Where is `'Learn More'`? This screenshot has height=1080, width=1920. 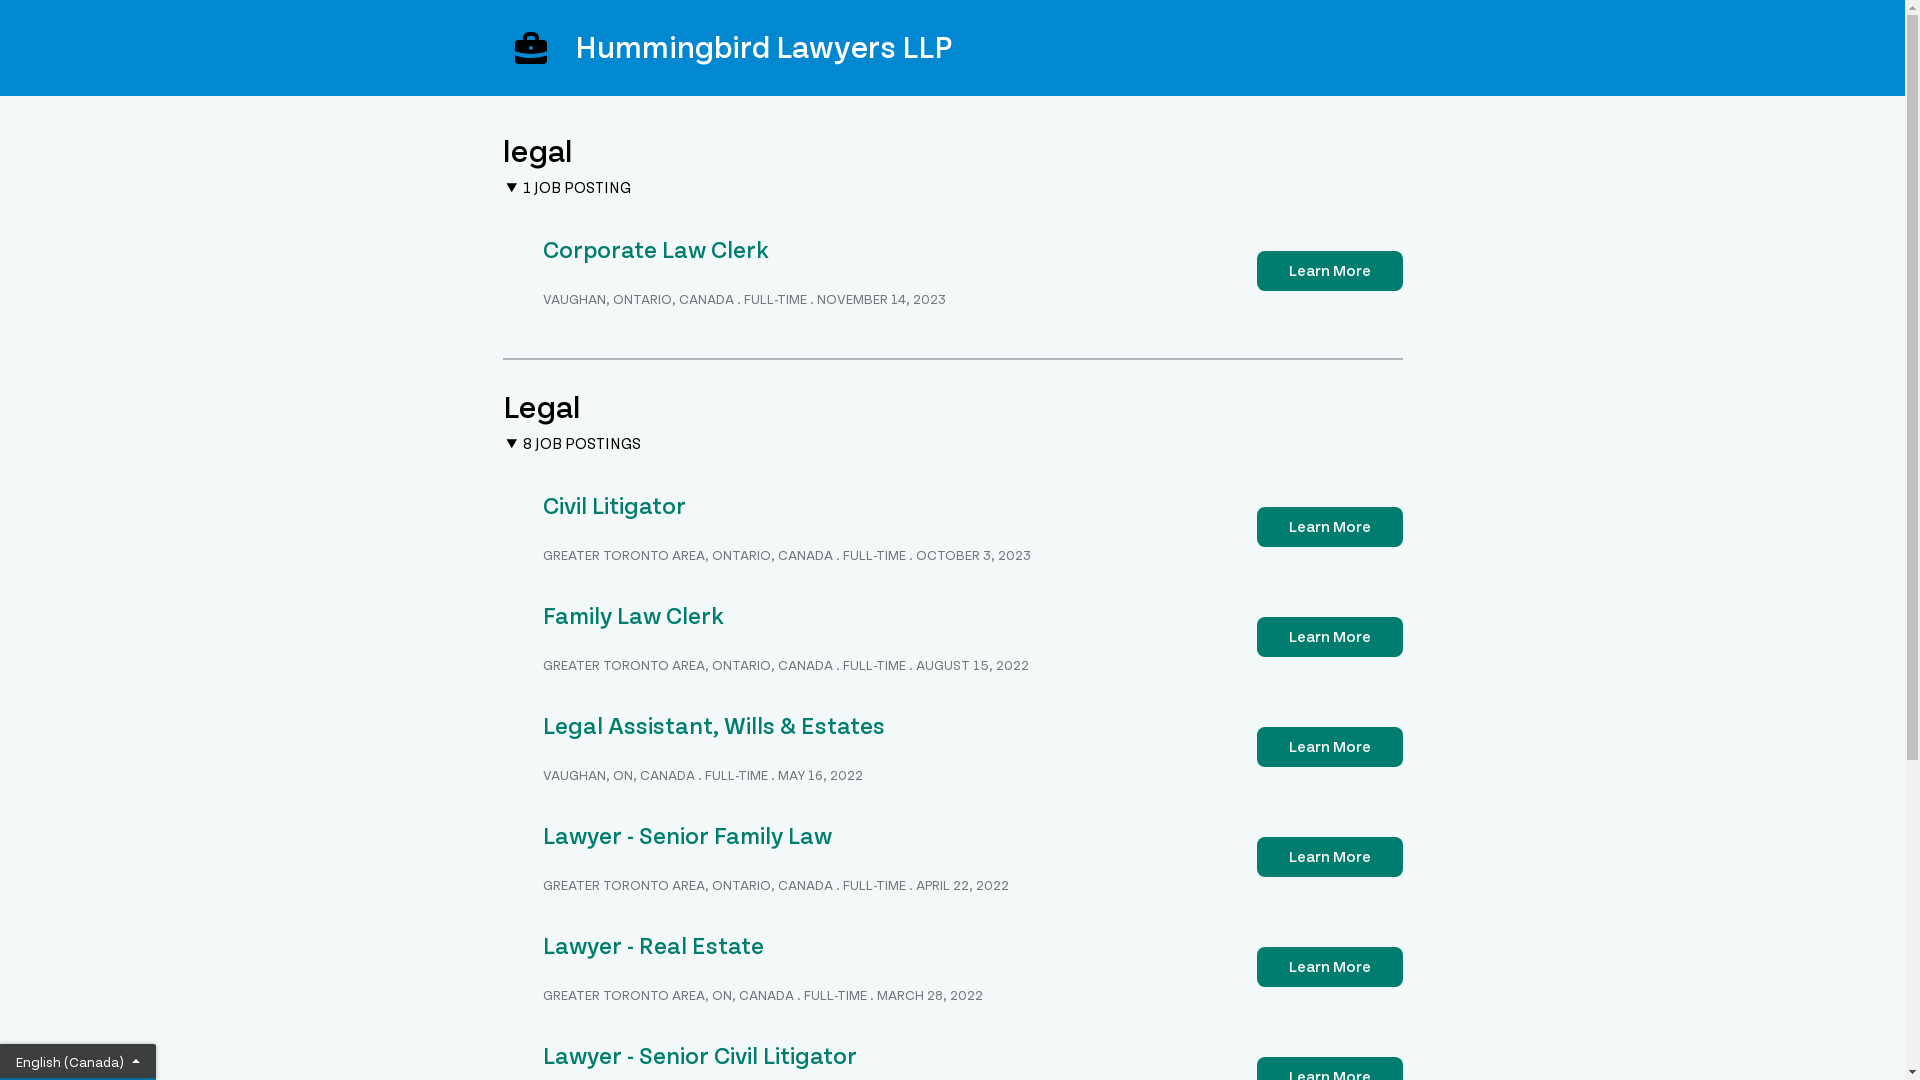 'Learn More' is located at coordinates (1329, 270).